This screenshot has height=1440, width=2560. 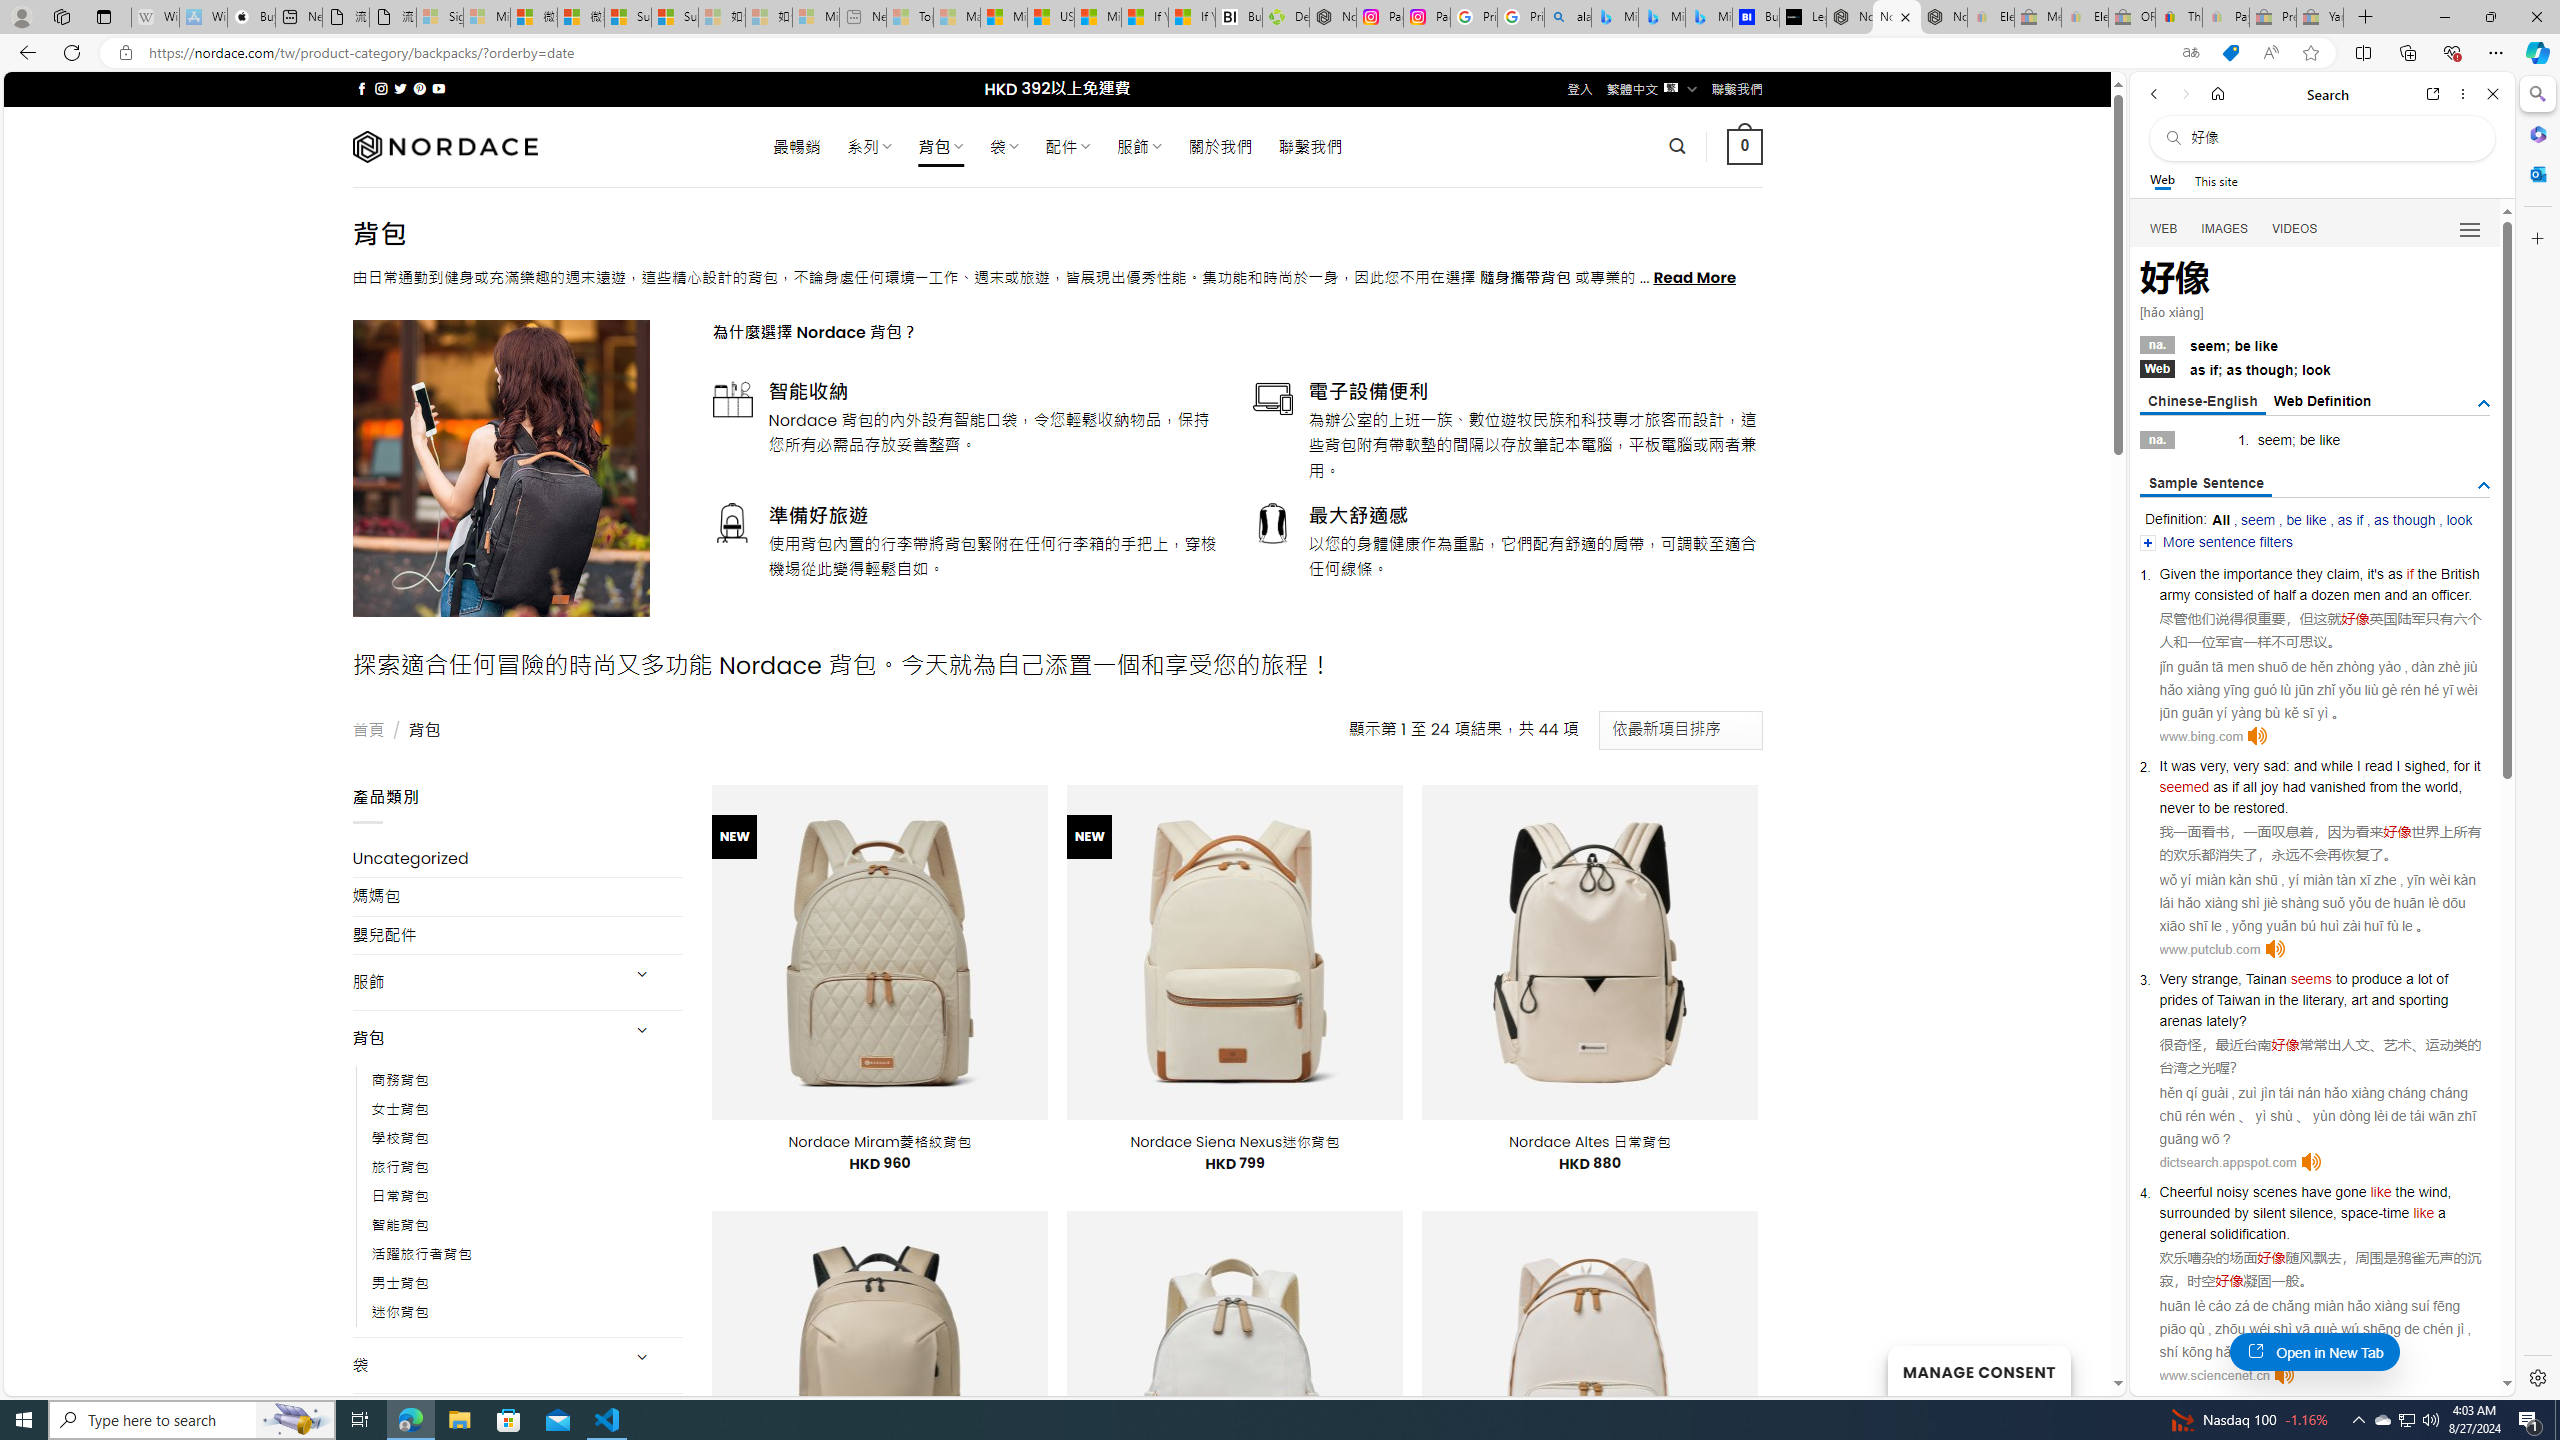 I want to click on 'lately', so click(x=2222, y=1019).